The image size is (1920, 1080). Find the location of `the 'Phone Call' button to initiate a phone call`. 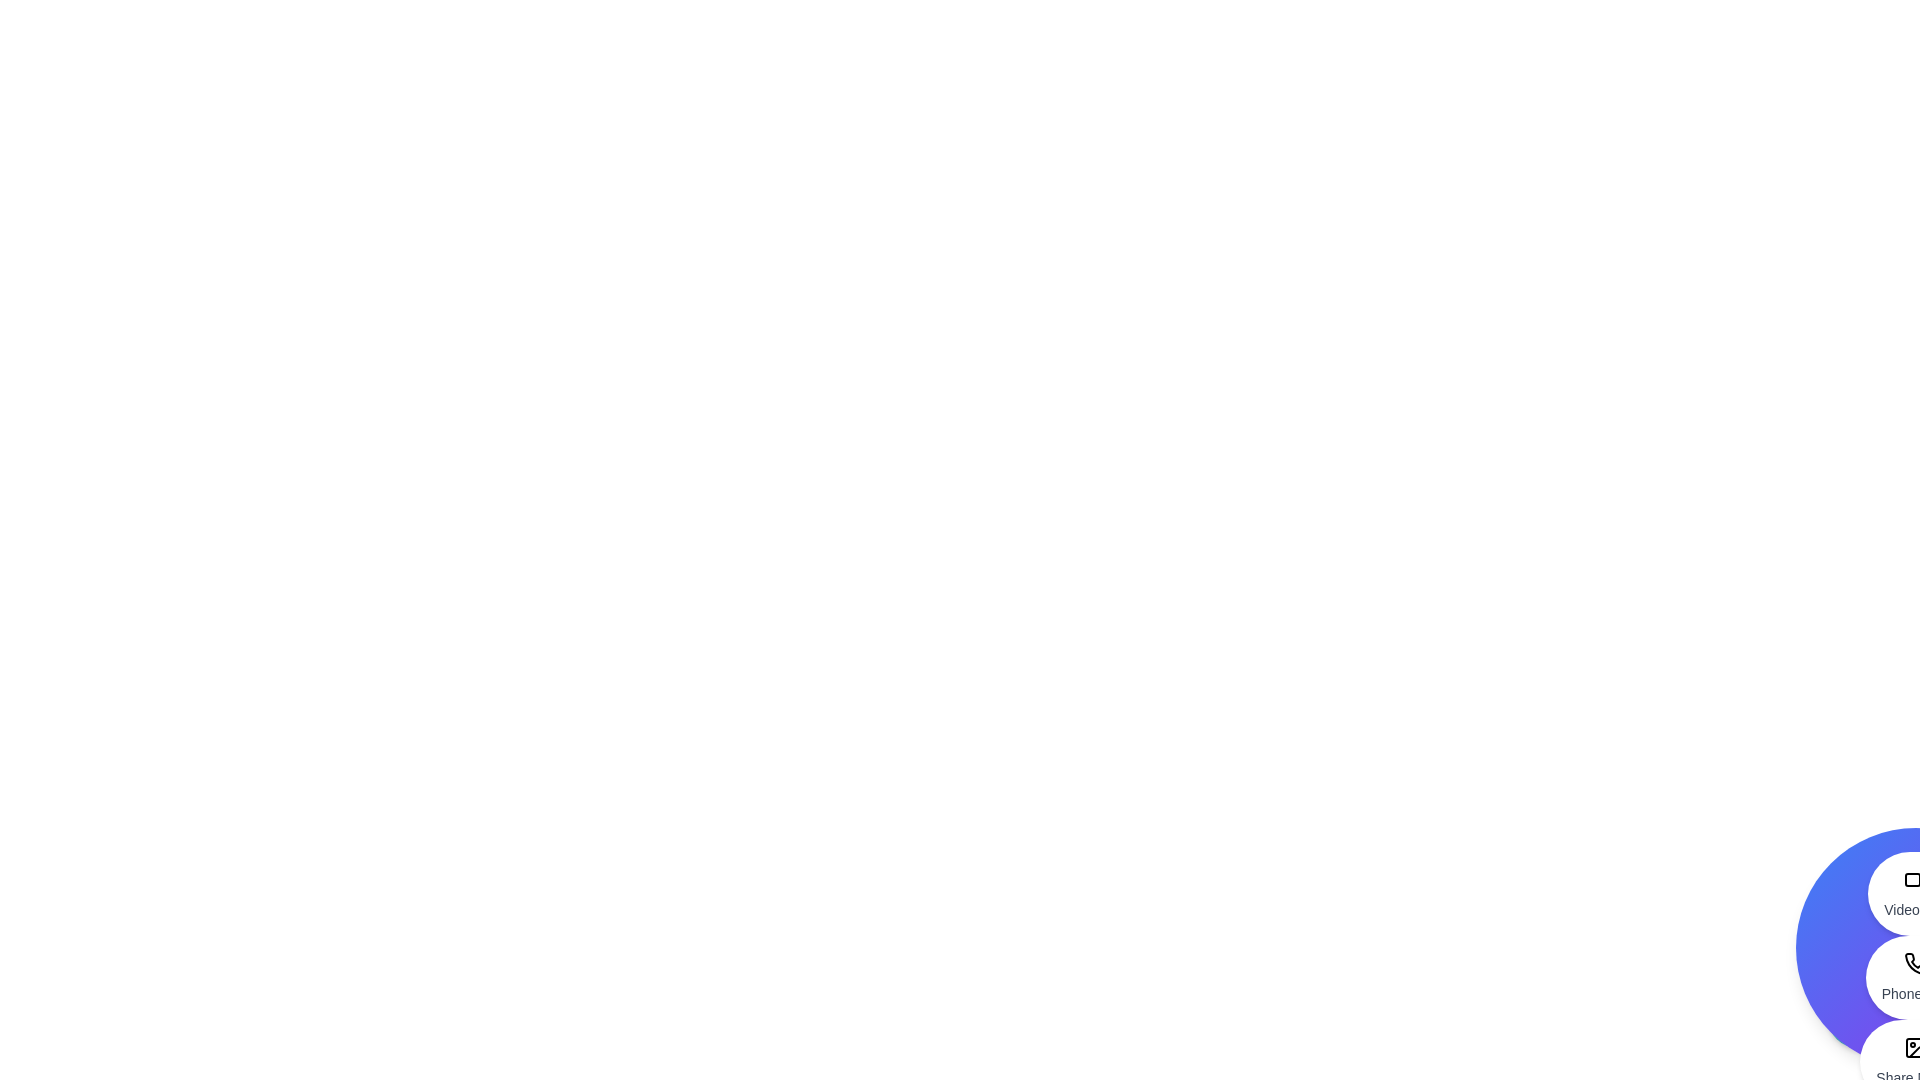

the 'Phone Call' button to initiate a phone call is located at coordinates (1914, 977).